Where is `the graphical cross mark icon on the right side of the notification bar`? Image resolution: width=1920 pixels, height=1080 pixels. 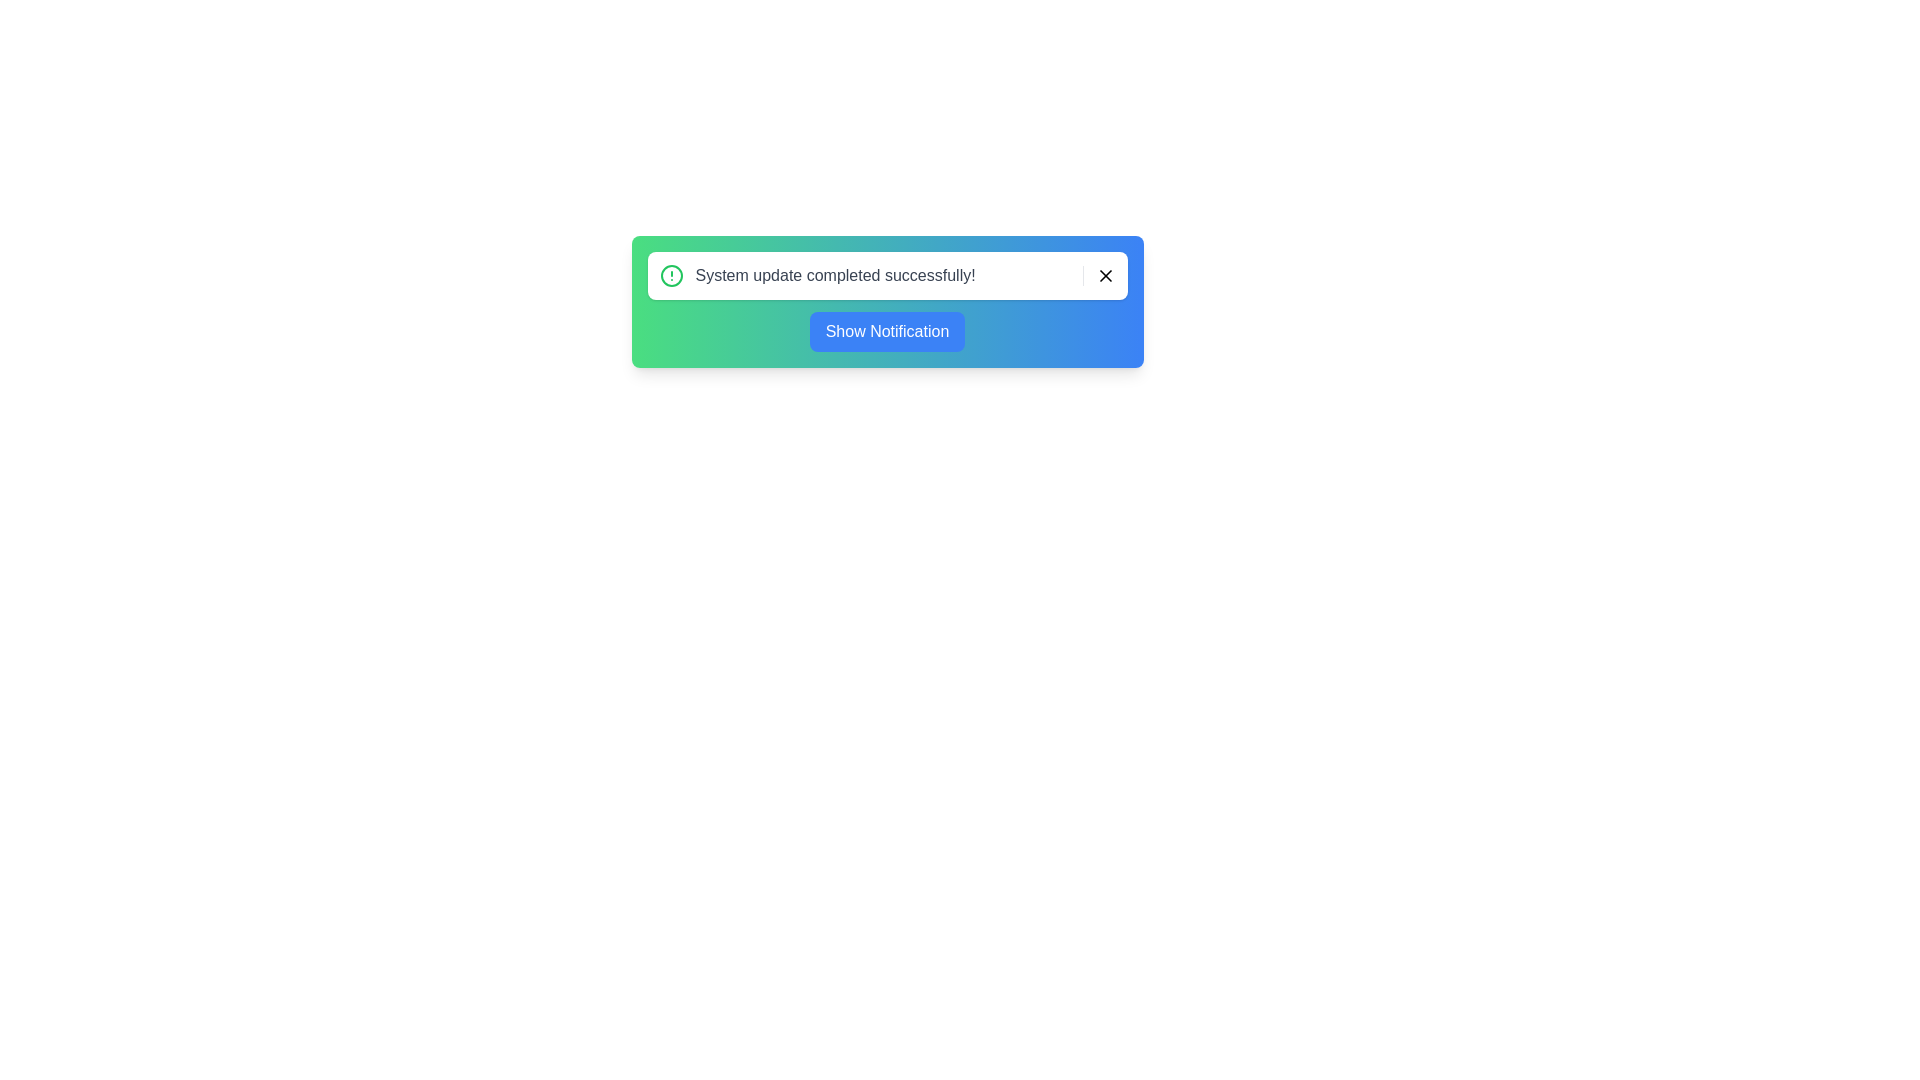 the graphical cross mark icon on the right side of the notification bar is located at coordinates (1104, 276).